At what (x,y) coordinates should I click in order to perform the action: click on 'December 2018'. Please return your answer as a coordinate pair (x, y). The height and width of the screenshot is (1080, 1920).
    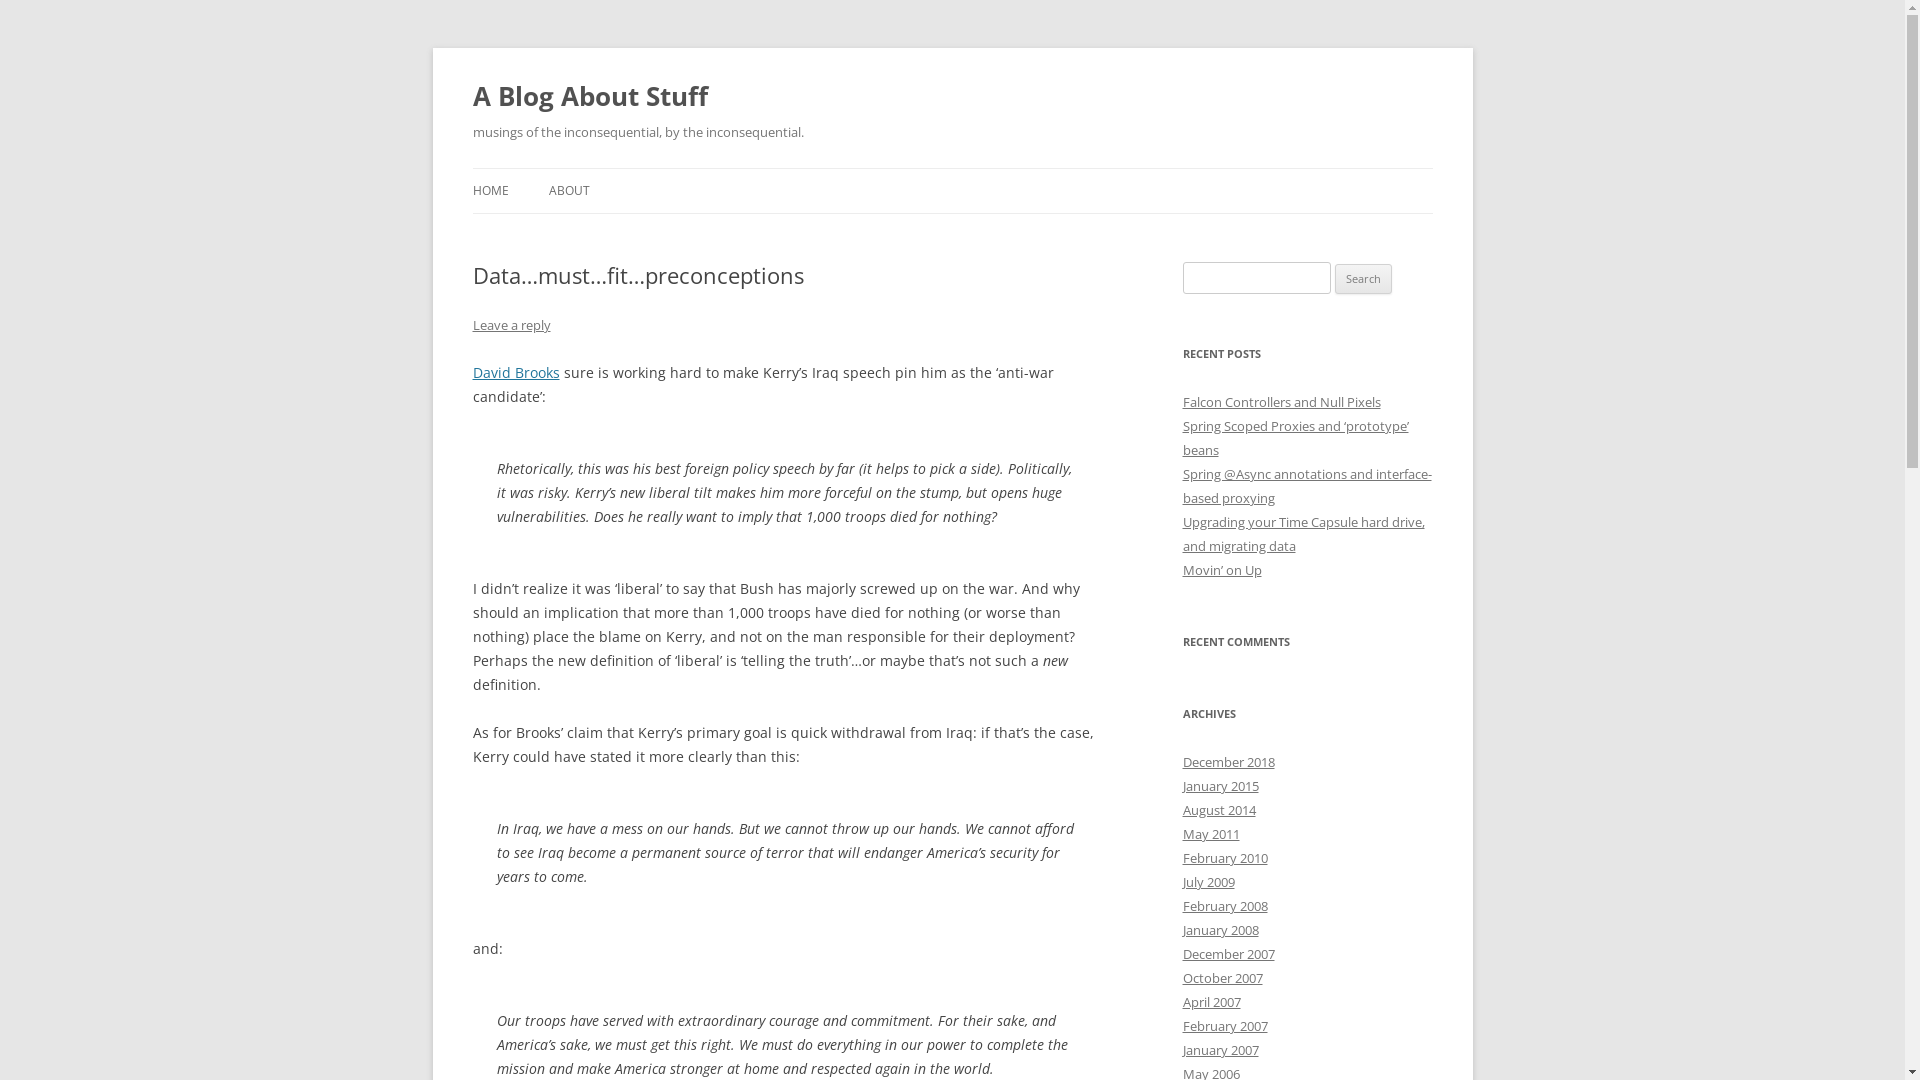
    Looking at the image, I should click on (1227, 762).